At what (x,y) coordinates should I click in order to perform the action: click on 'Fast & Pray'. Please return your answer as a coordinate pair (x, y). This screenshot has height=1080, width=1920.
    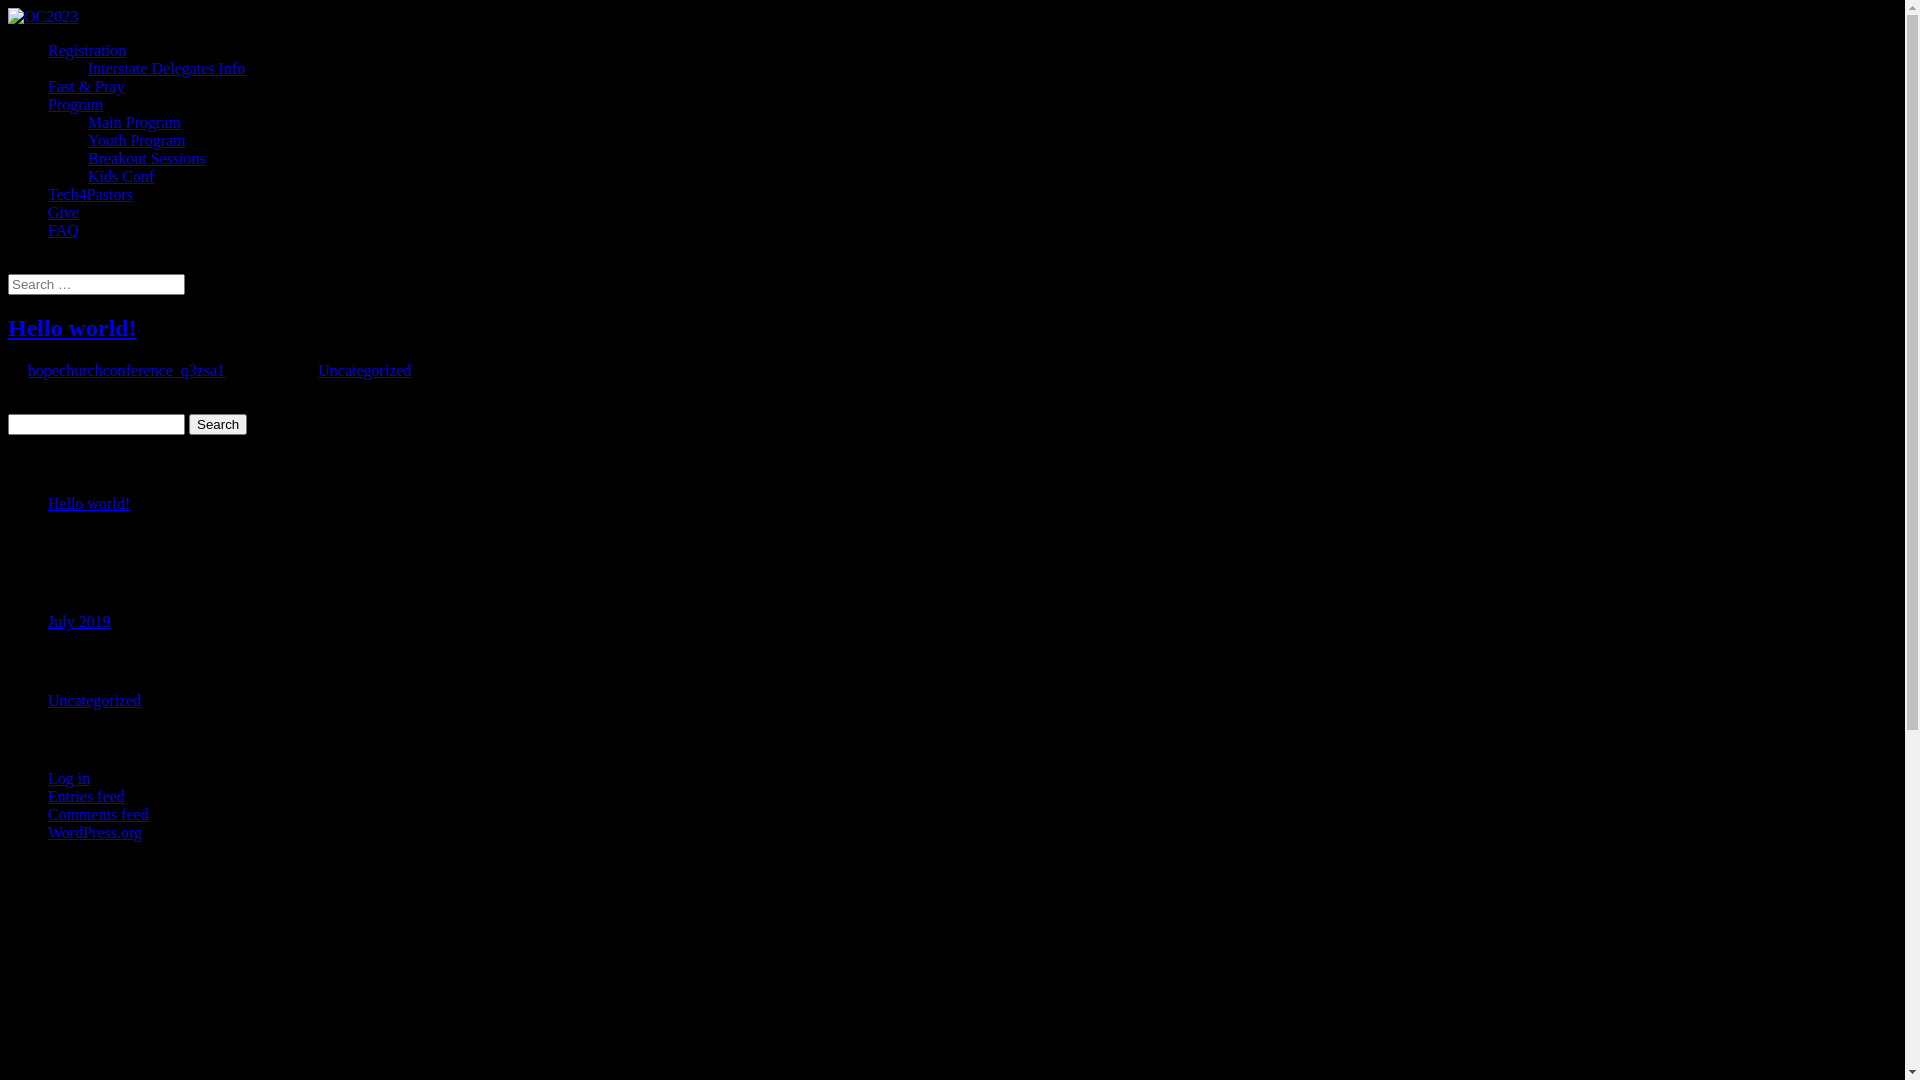
    Looking at the image, I should click on (85, 85).